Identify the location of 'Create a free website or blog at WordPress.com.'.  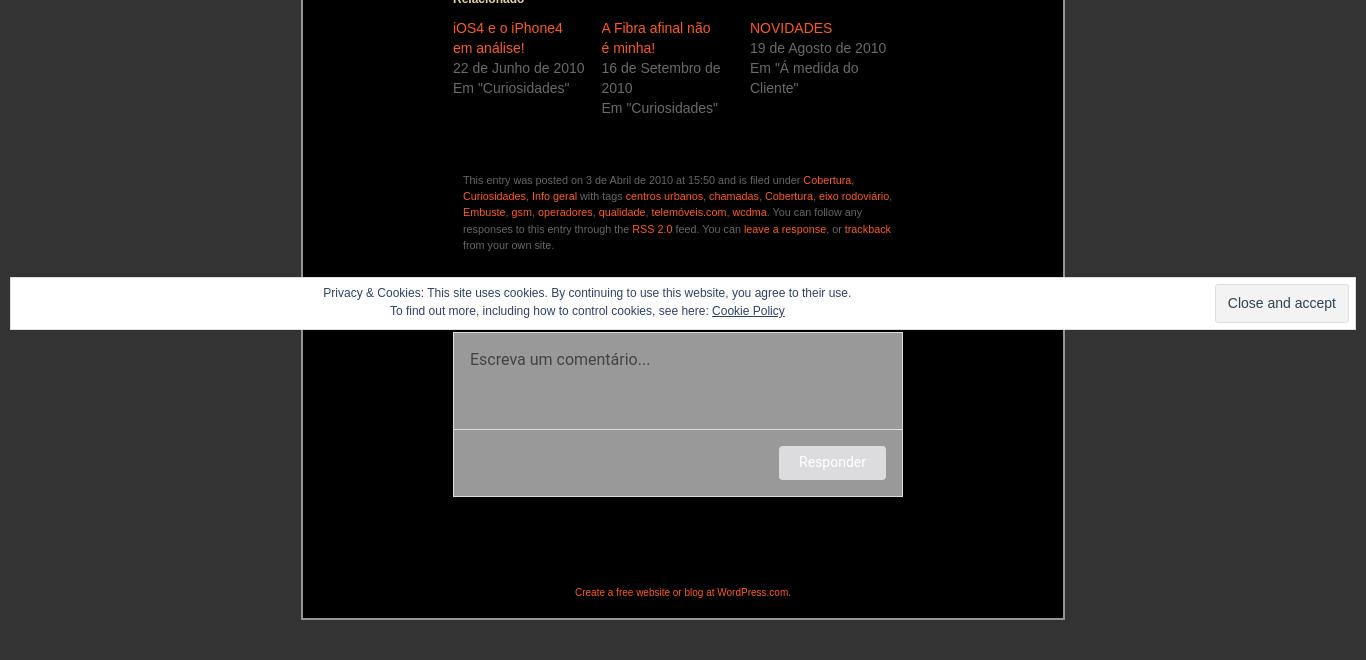
(572, 590).